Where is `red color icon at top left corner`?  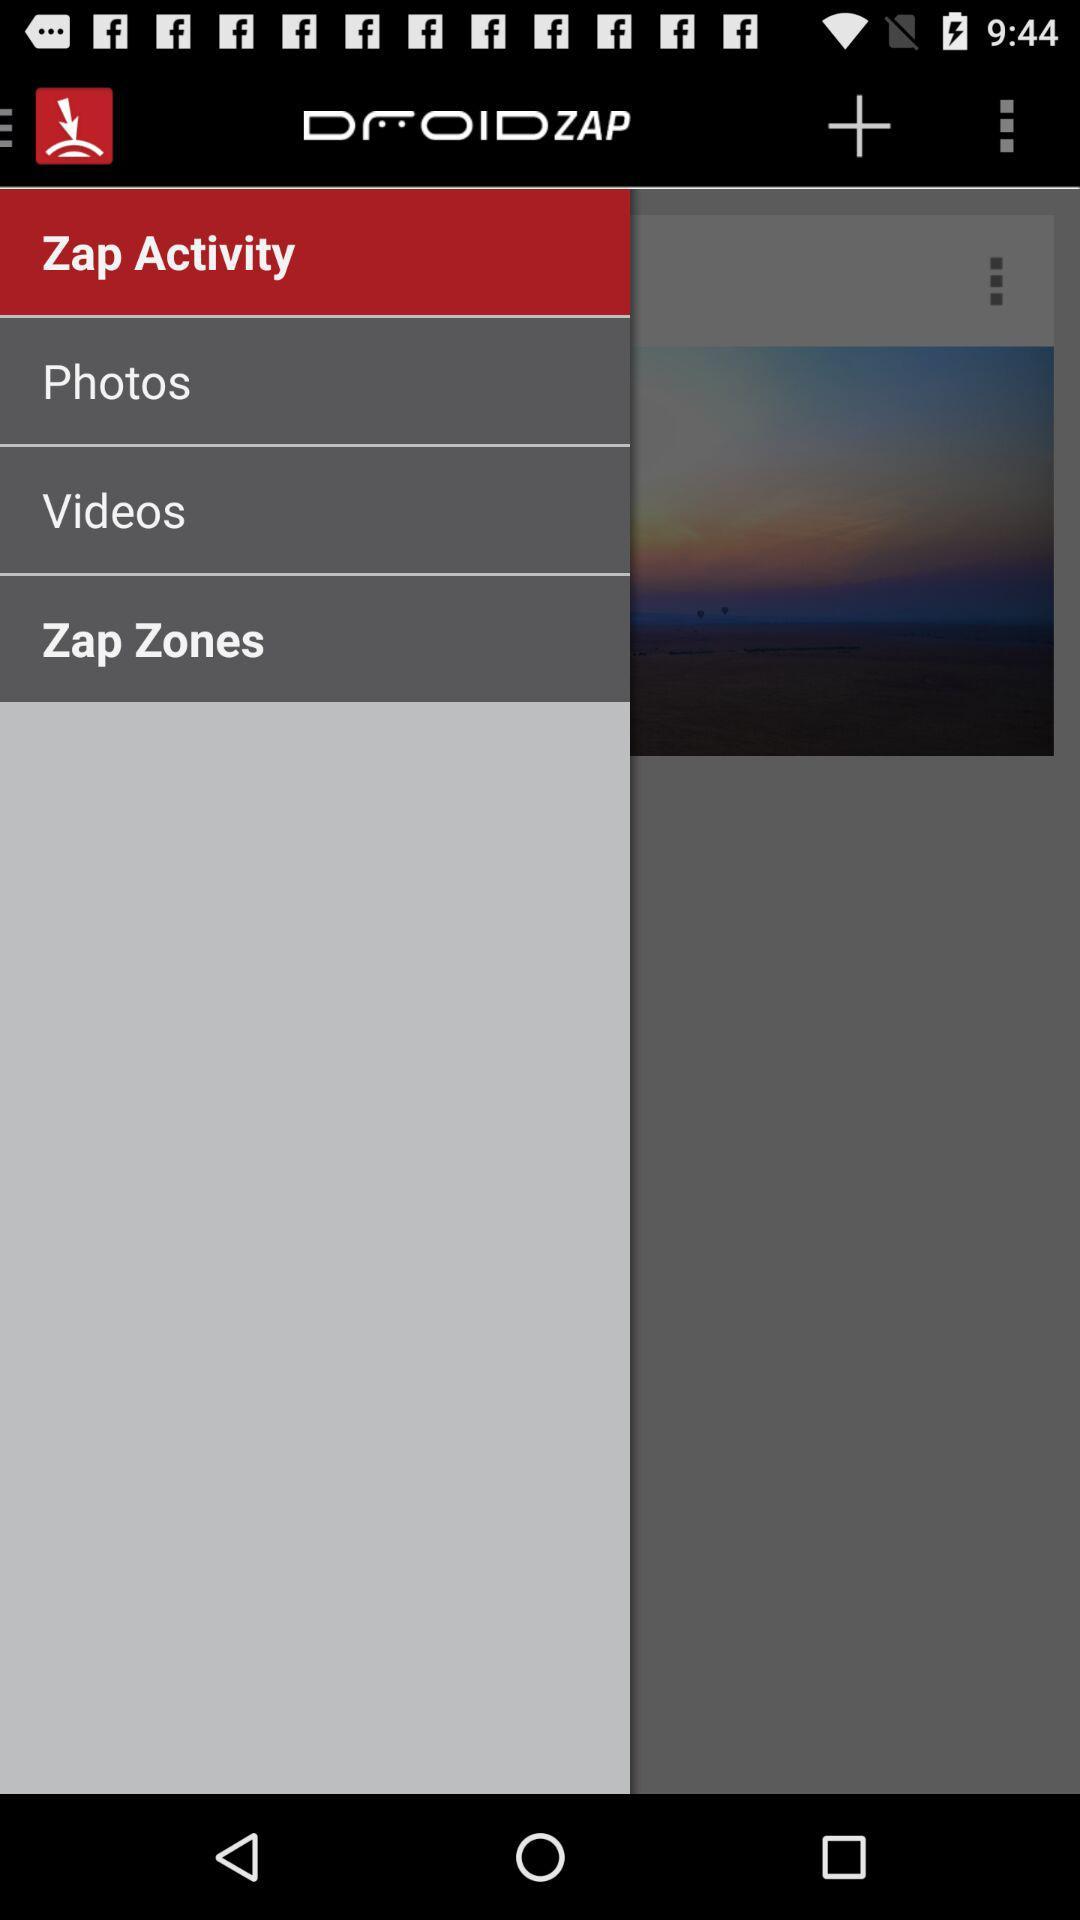 red color icon at top left corner is located at coordinates (72, 124).